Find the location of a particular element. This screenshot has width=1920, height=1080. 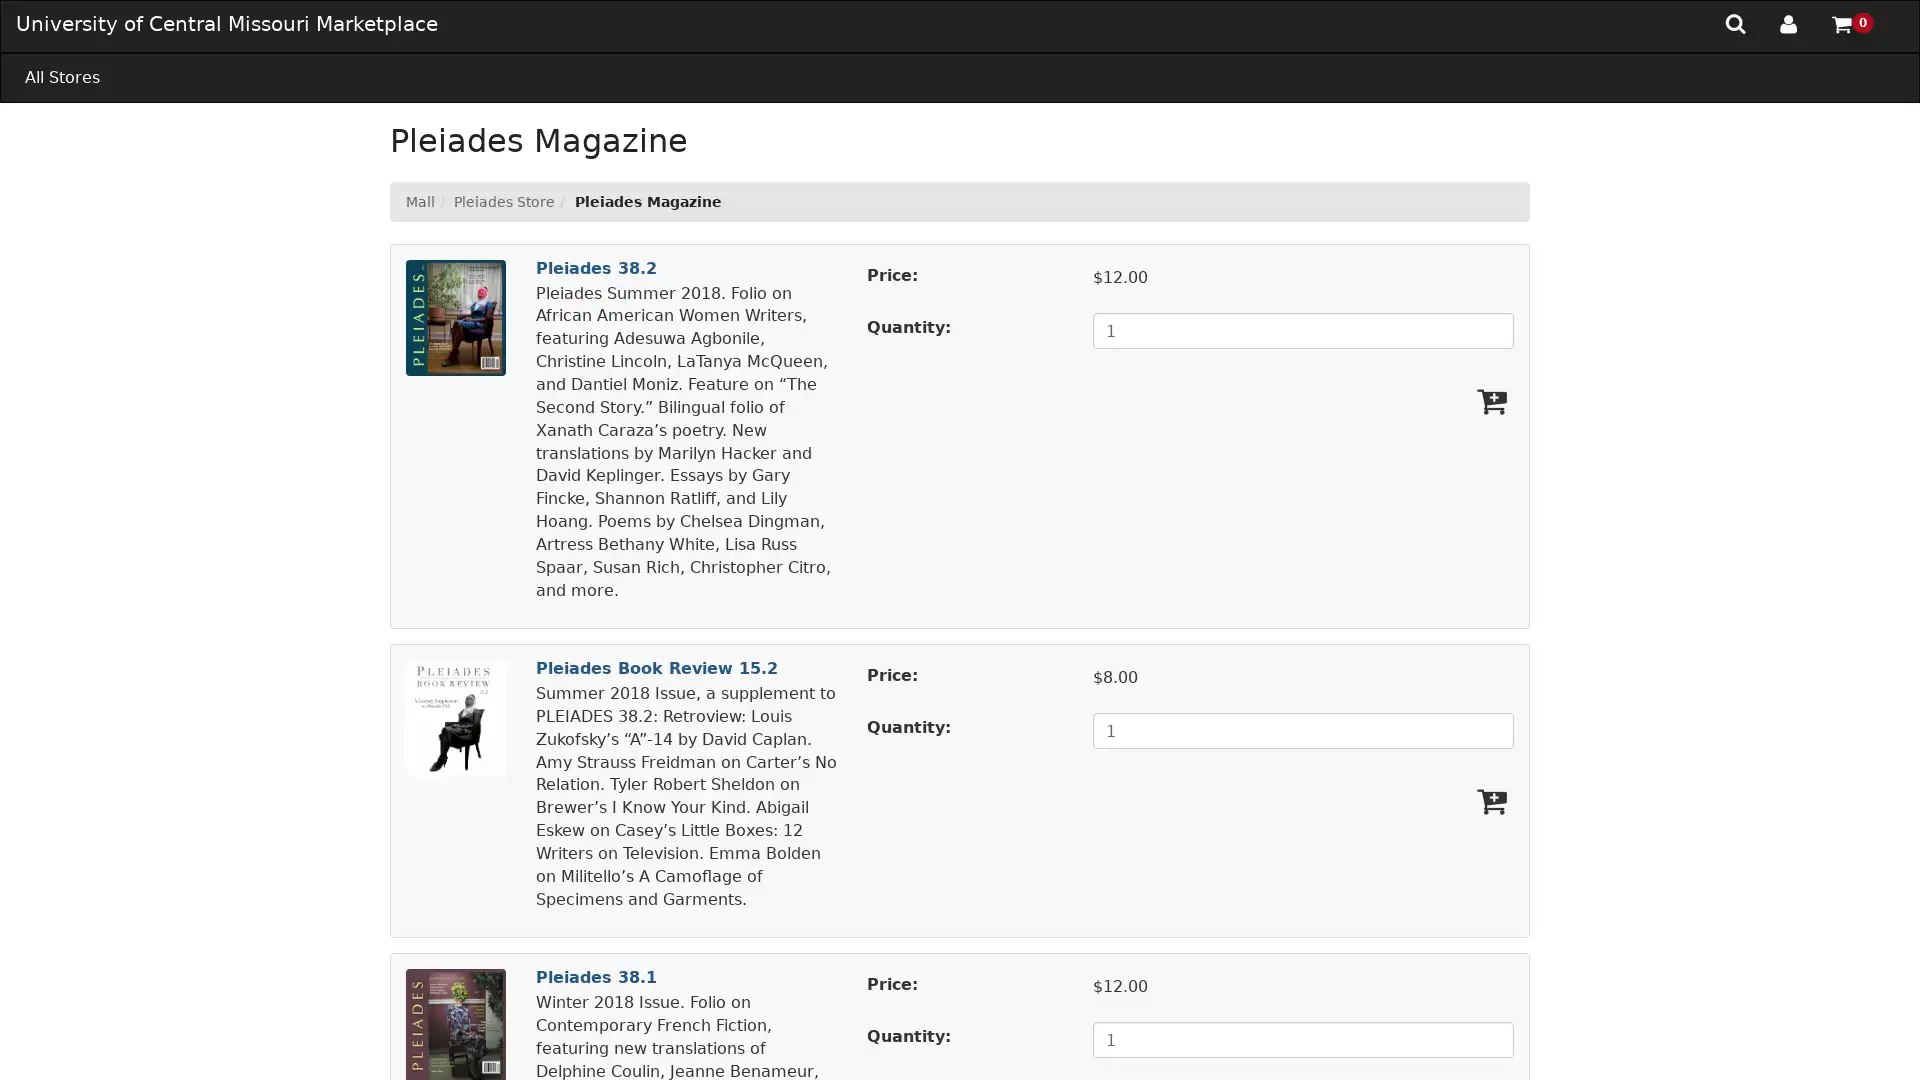

Add Pleiades Book Review 15.2 To Cart is located at coordinates (1491, 803).